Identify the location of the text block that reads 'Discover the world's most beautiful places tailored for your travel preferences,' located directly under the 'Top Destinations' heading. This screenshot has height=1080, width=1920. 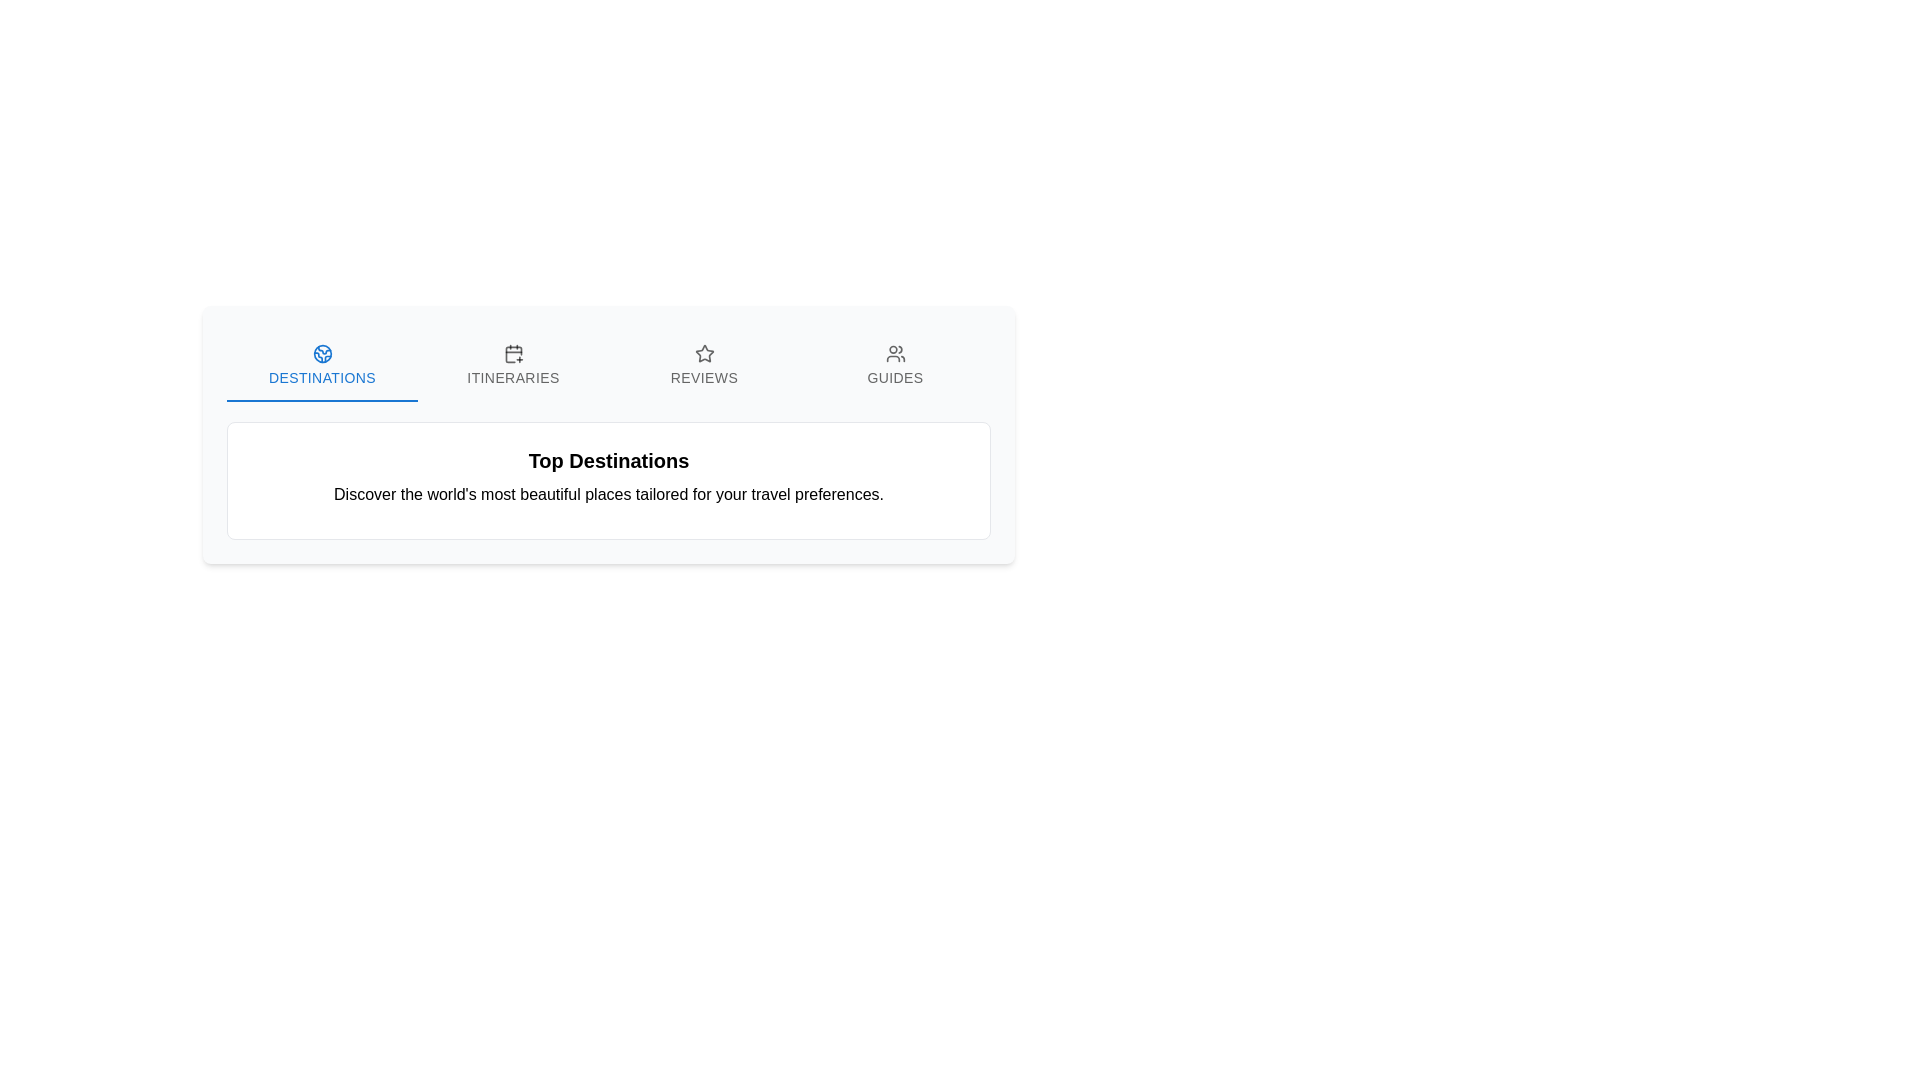
(608, 494).